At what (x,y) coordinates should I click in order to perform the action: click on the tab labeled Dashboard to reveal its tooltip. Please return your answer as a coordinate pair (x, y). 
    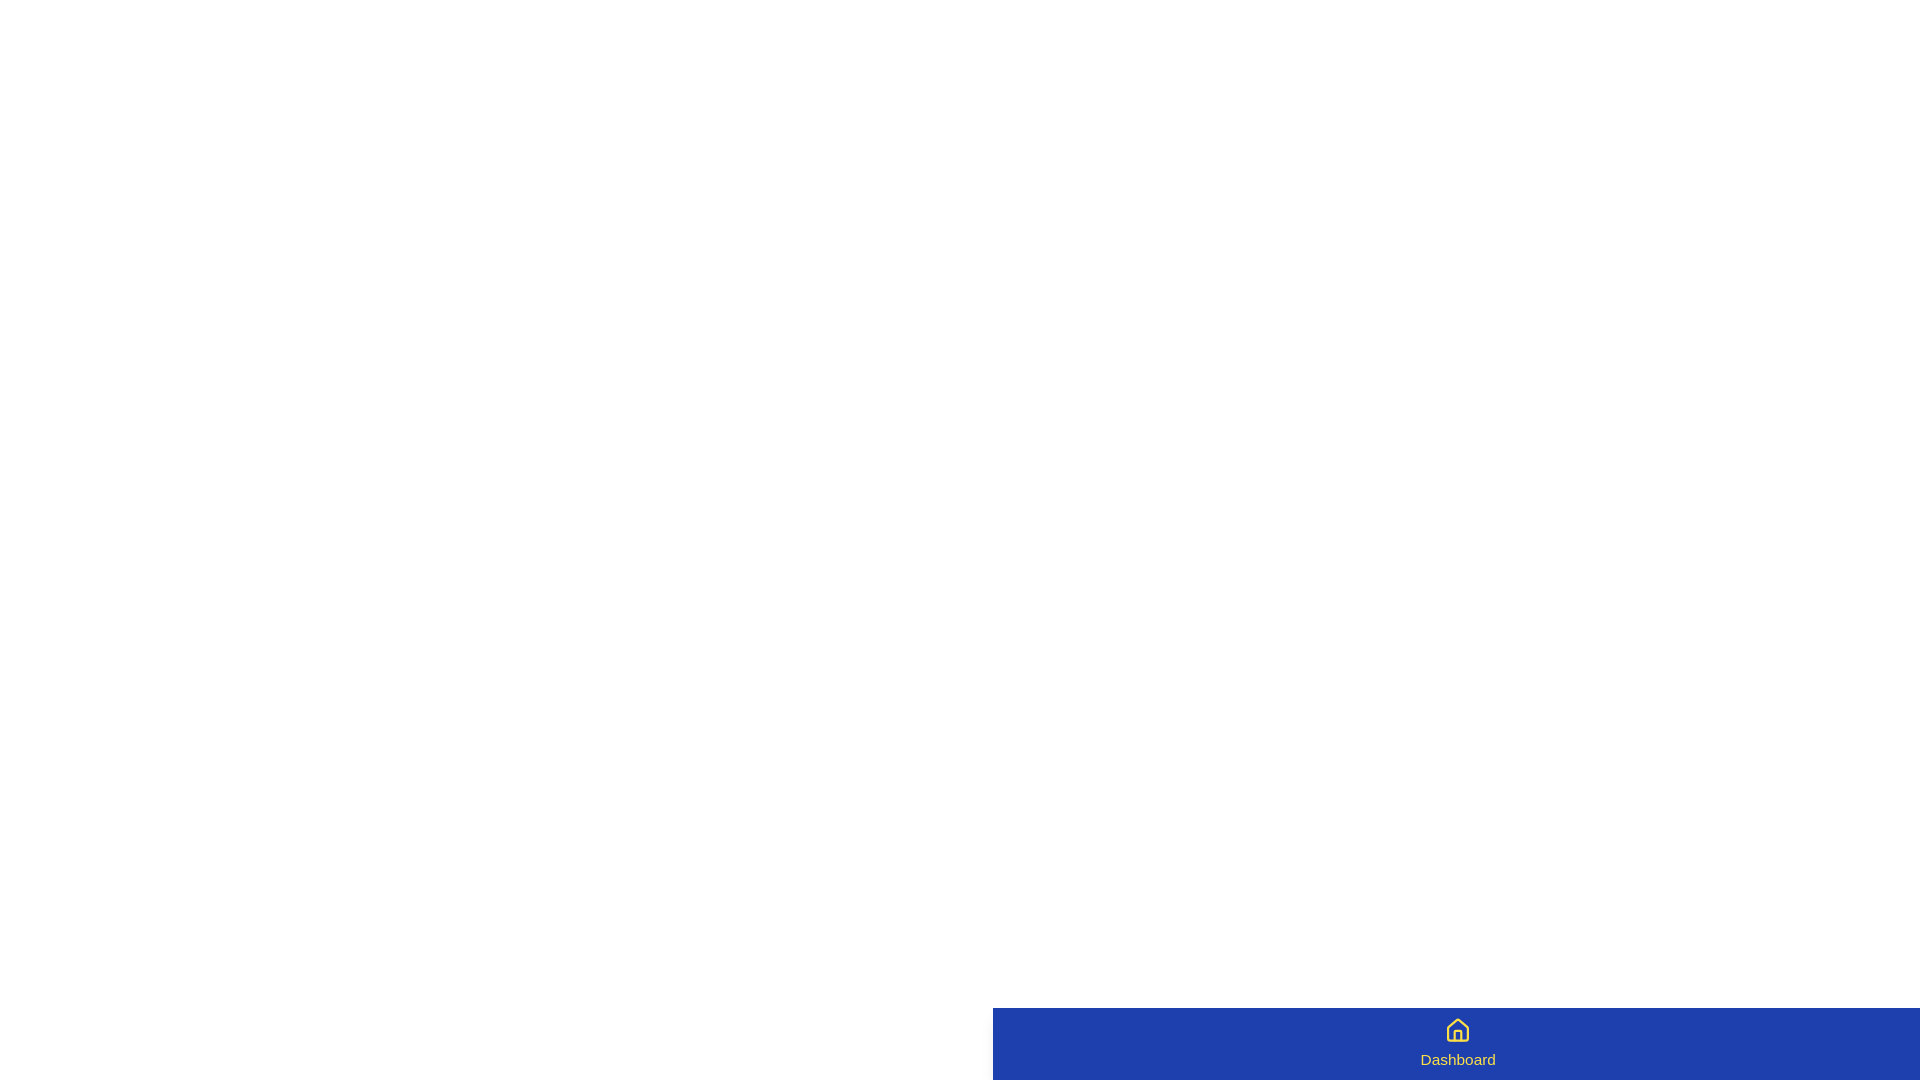
    Looking at the image, I should click on (1458, 1043).